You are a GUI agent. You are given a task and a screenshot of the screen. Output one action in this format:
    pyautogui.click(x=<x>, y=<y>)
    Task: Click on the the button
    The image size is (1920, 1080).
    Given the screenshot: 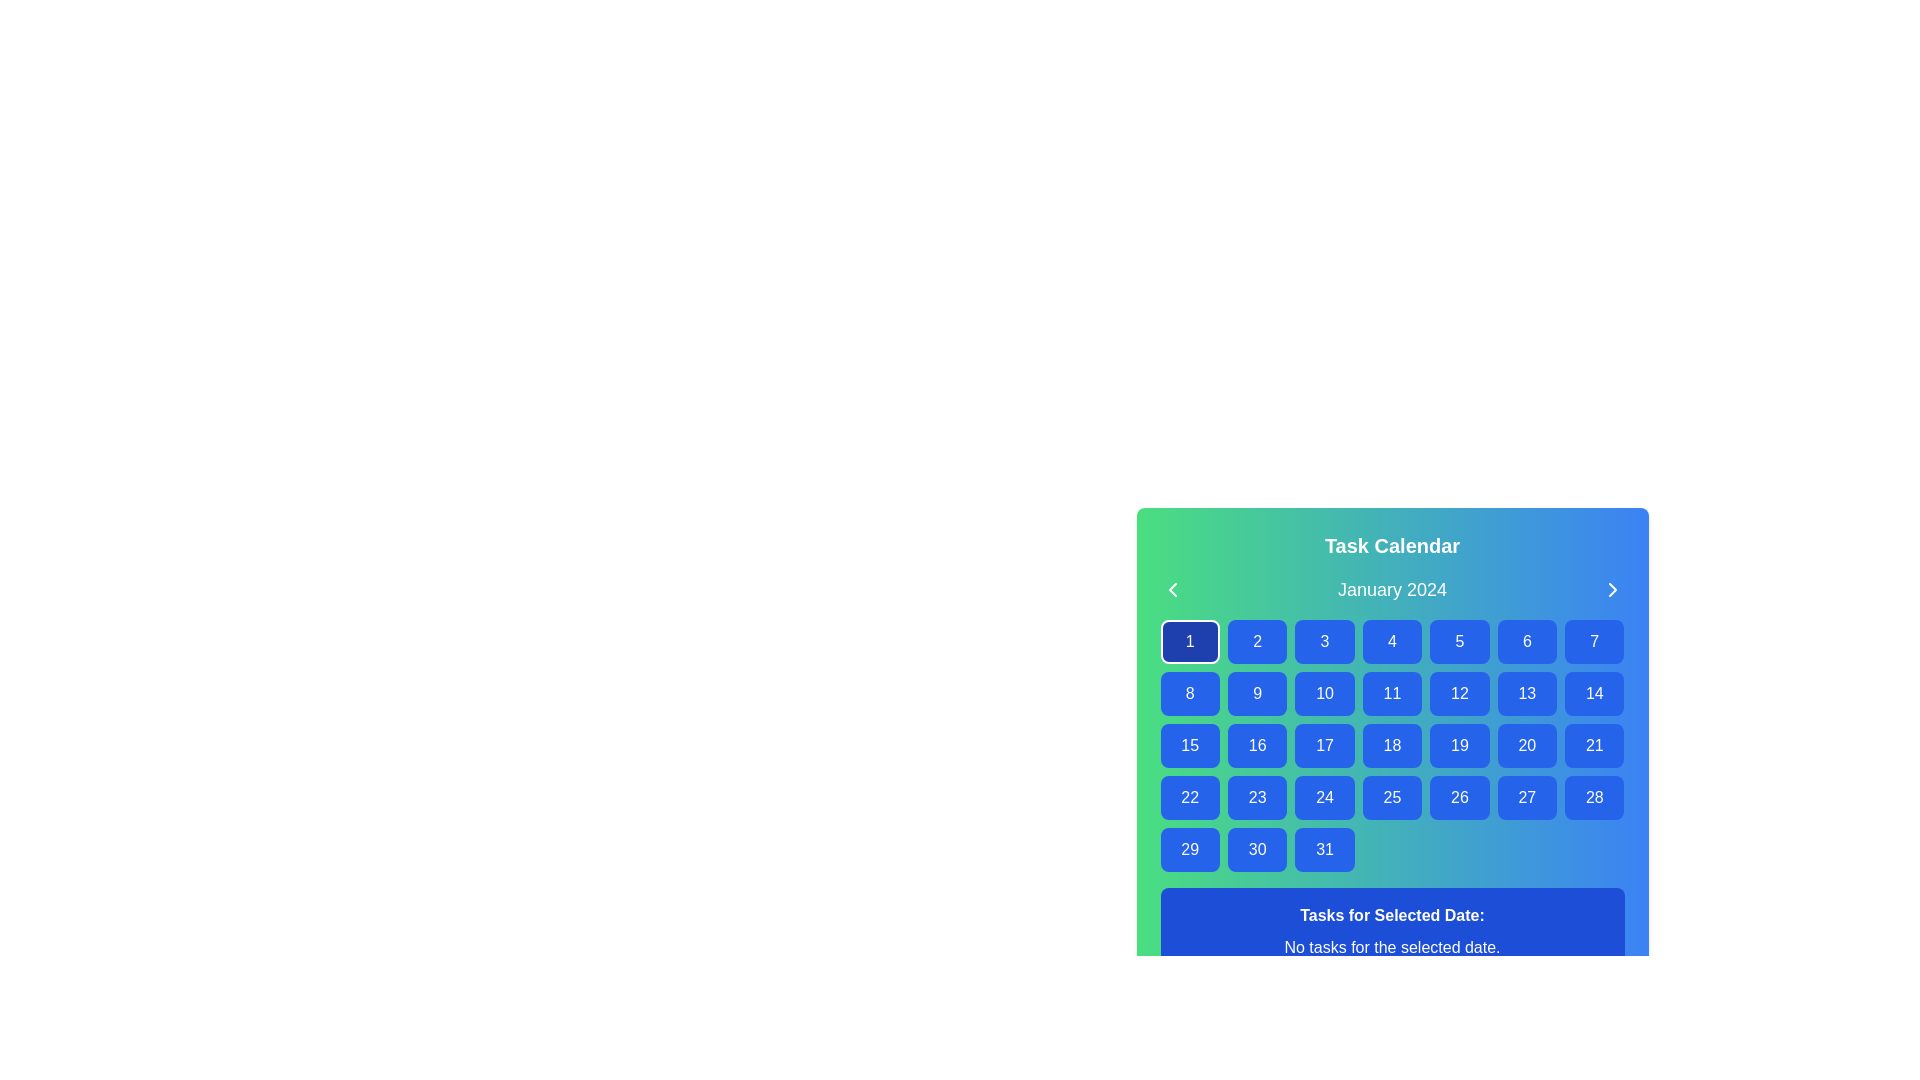 What is the action you would take?
    pyautogui.click(x=1459, y=797)
    